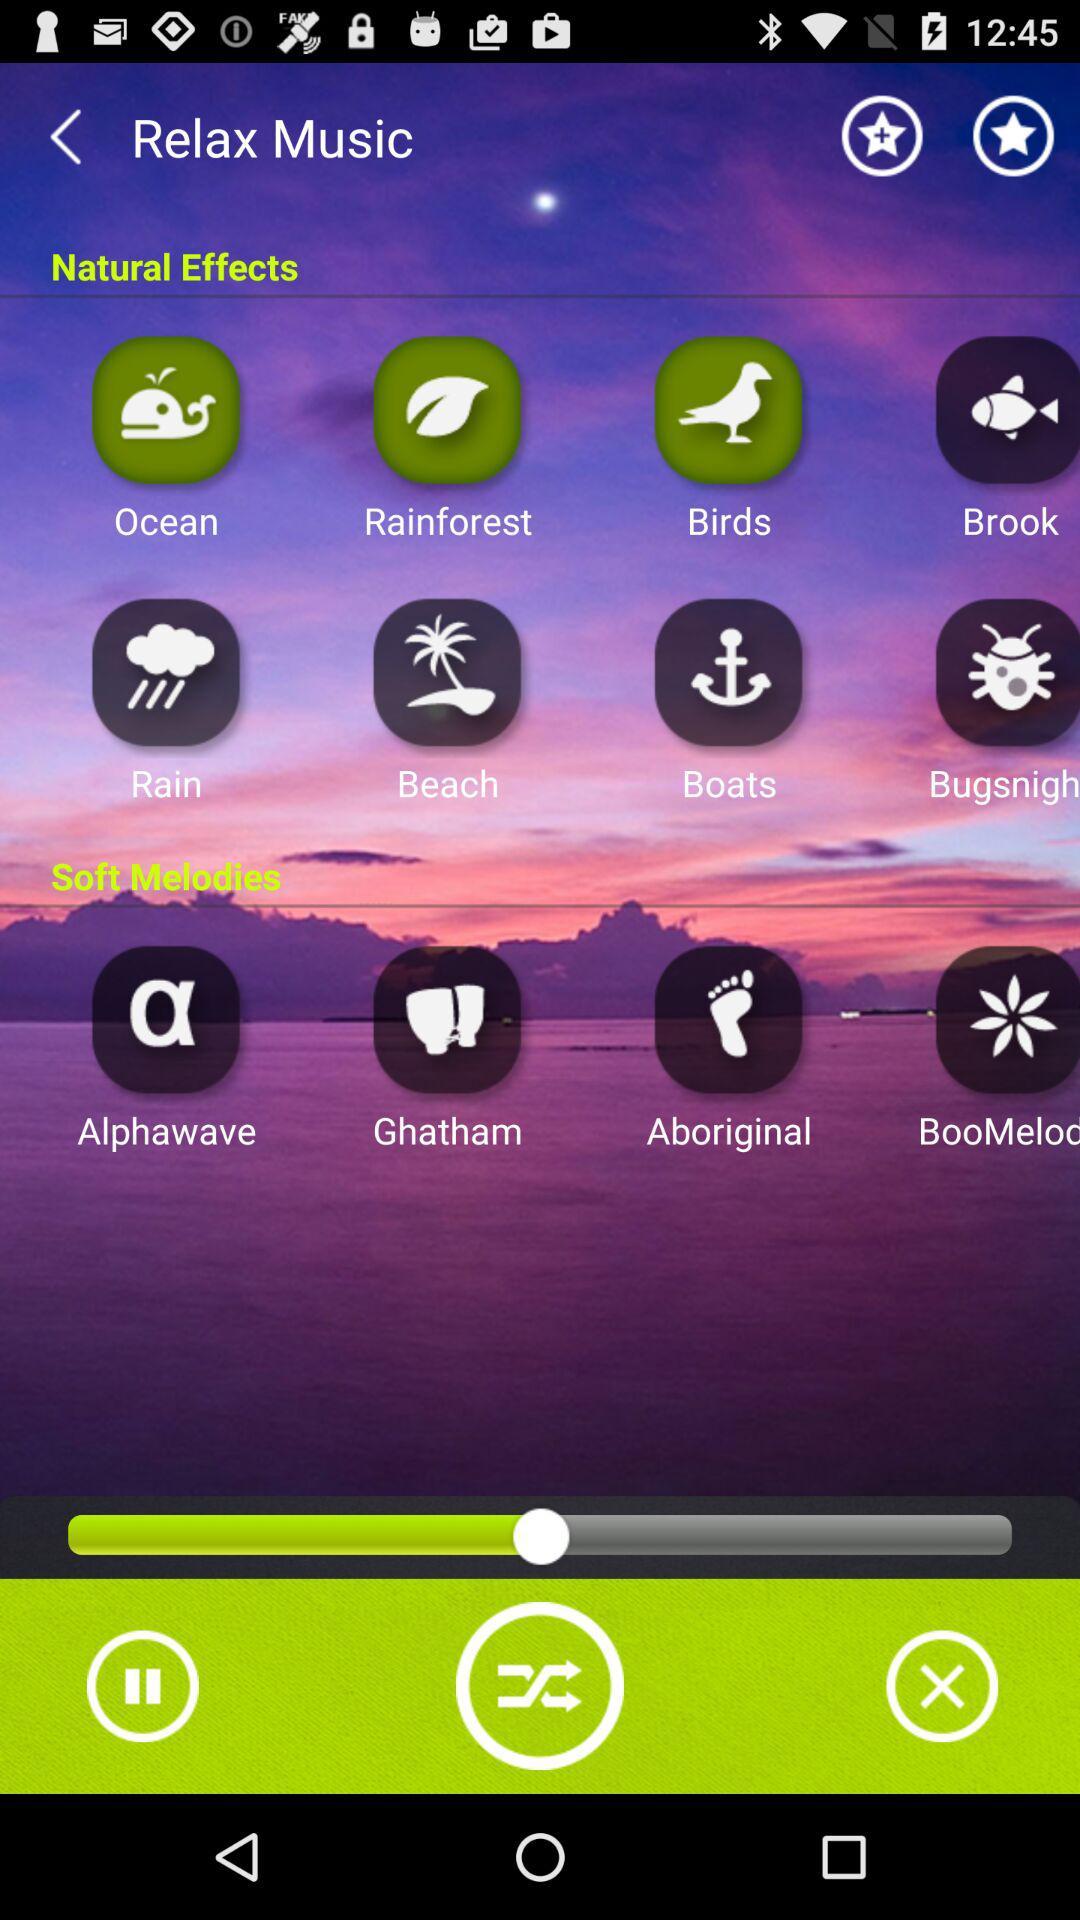 The width and height of the screenshot is (1080, 1920). Describe the element at coordinates (165, 671) in the screenshot. I see `starts rain background noise` at that location.